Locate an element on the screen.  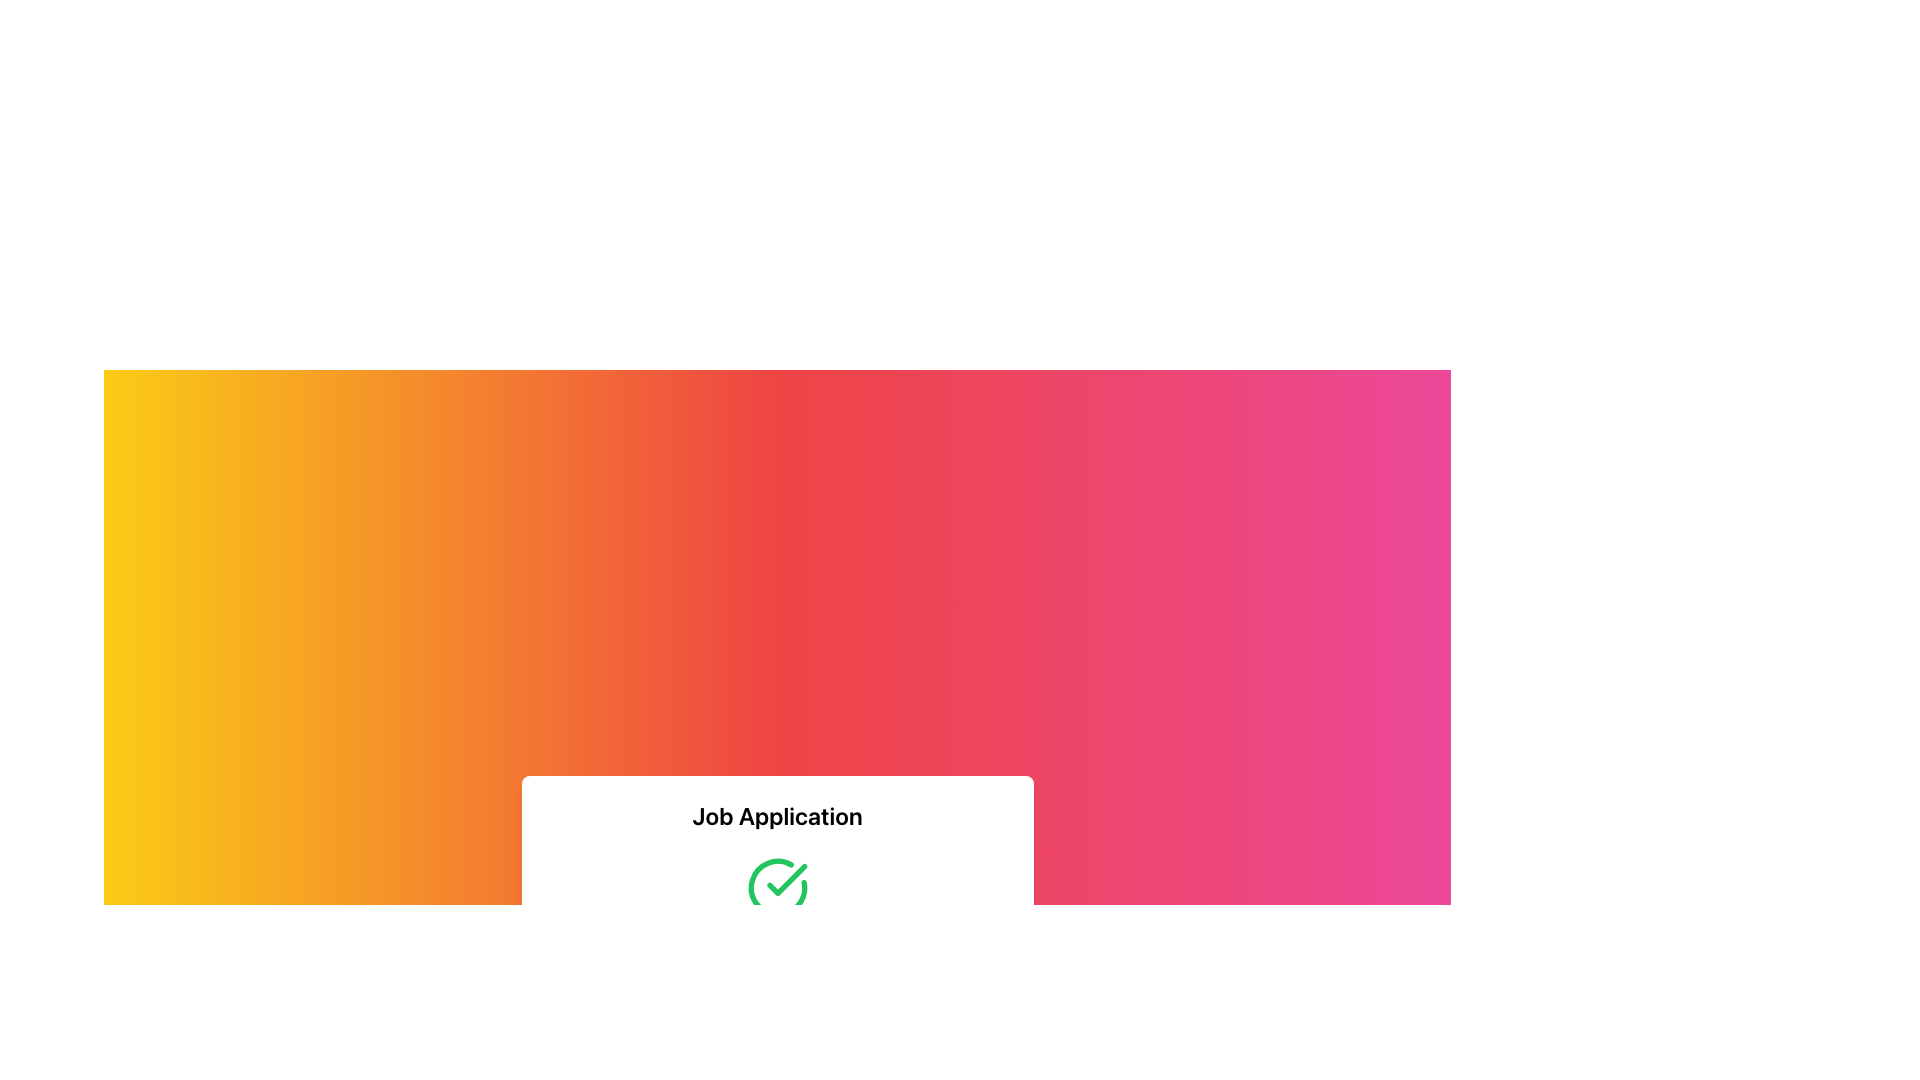
the green circular icon with a checkmark located beneath the 'Job Application' text is located at coordinates (776, 886).